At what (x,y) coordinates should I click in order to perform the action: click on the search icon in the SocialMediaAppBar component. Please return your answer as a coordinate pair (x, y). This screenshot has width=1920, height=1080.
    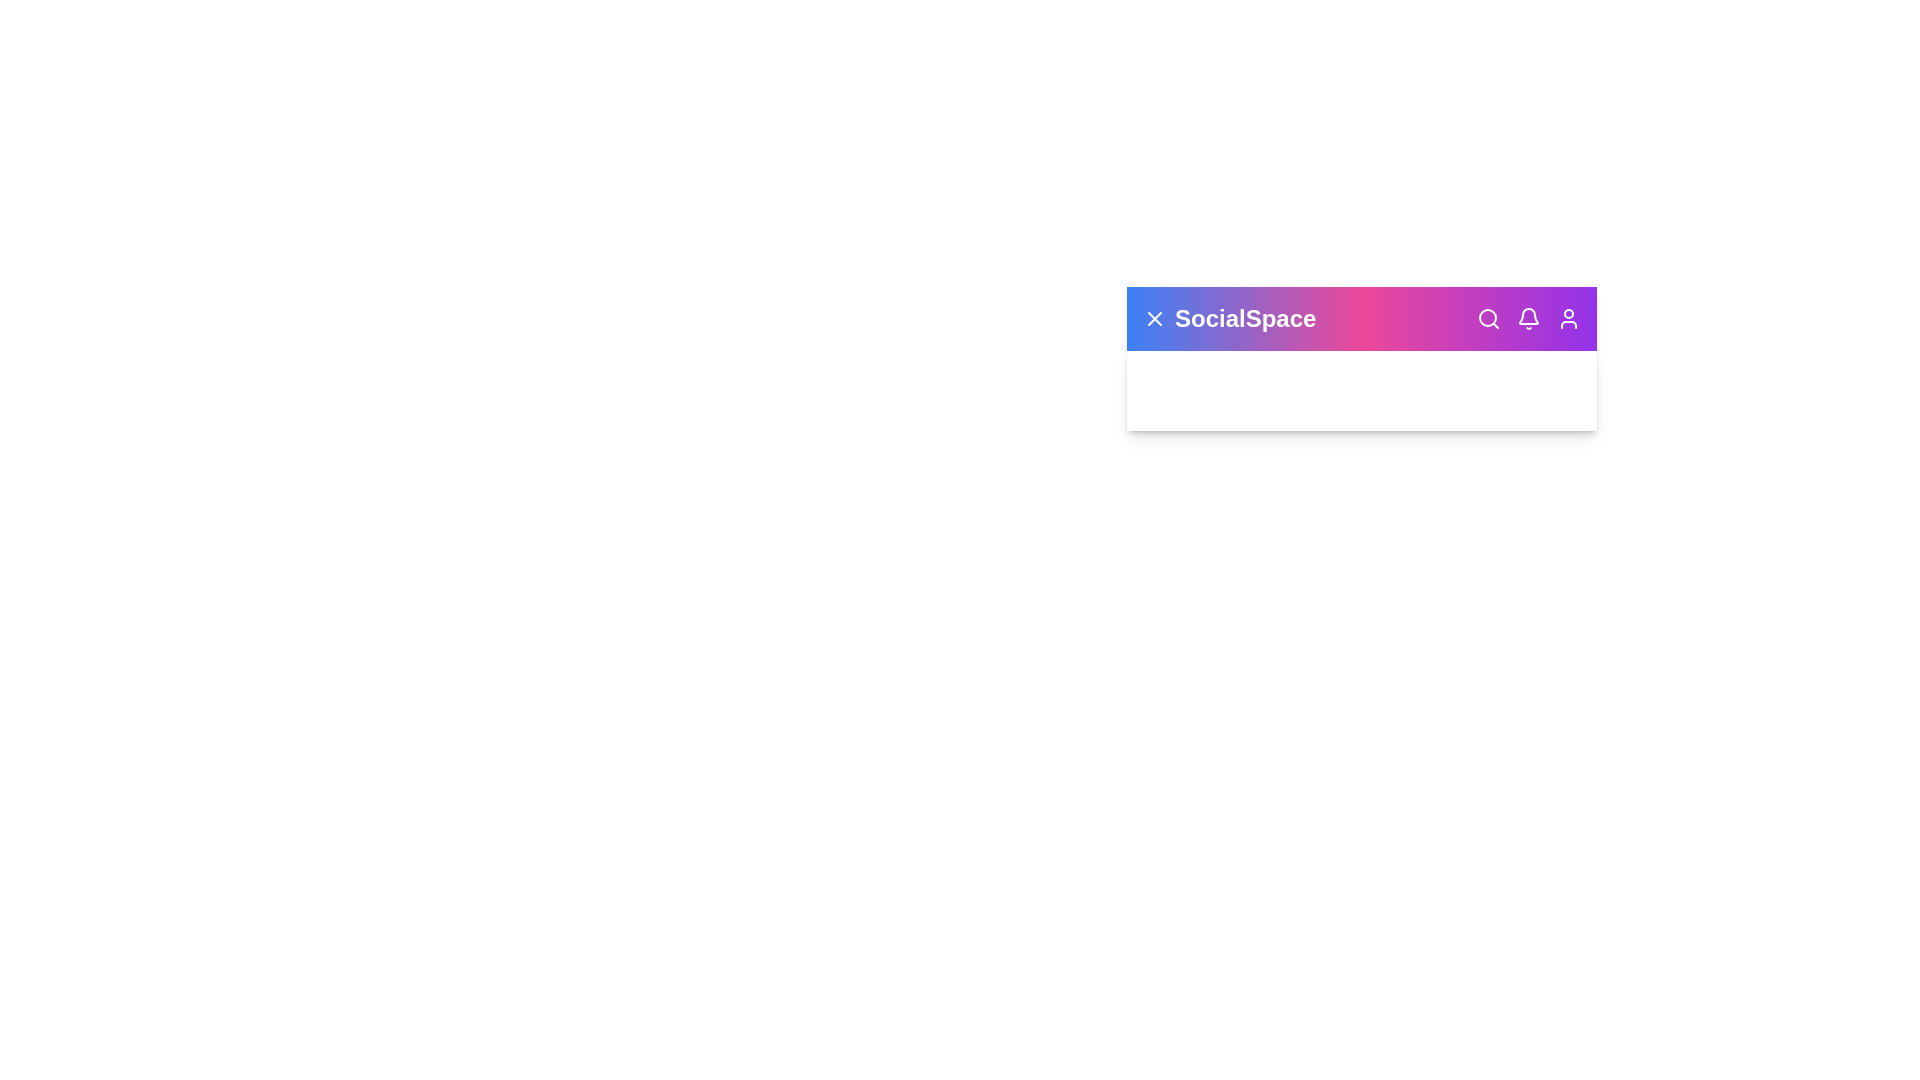
    Looking at the image, I should click on (1488, 318).